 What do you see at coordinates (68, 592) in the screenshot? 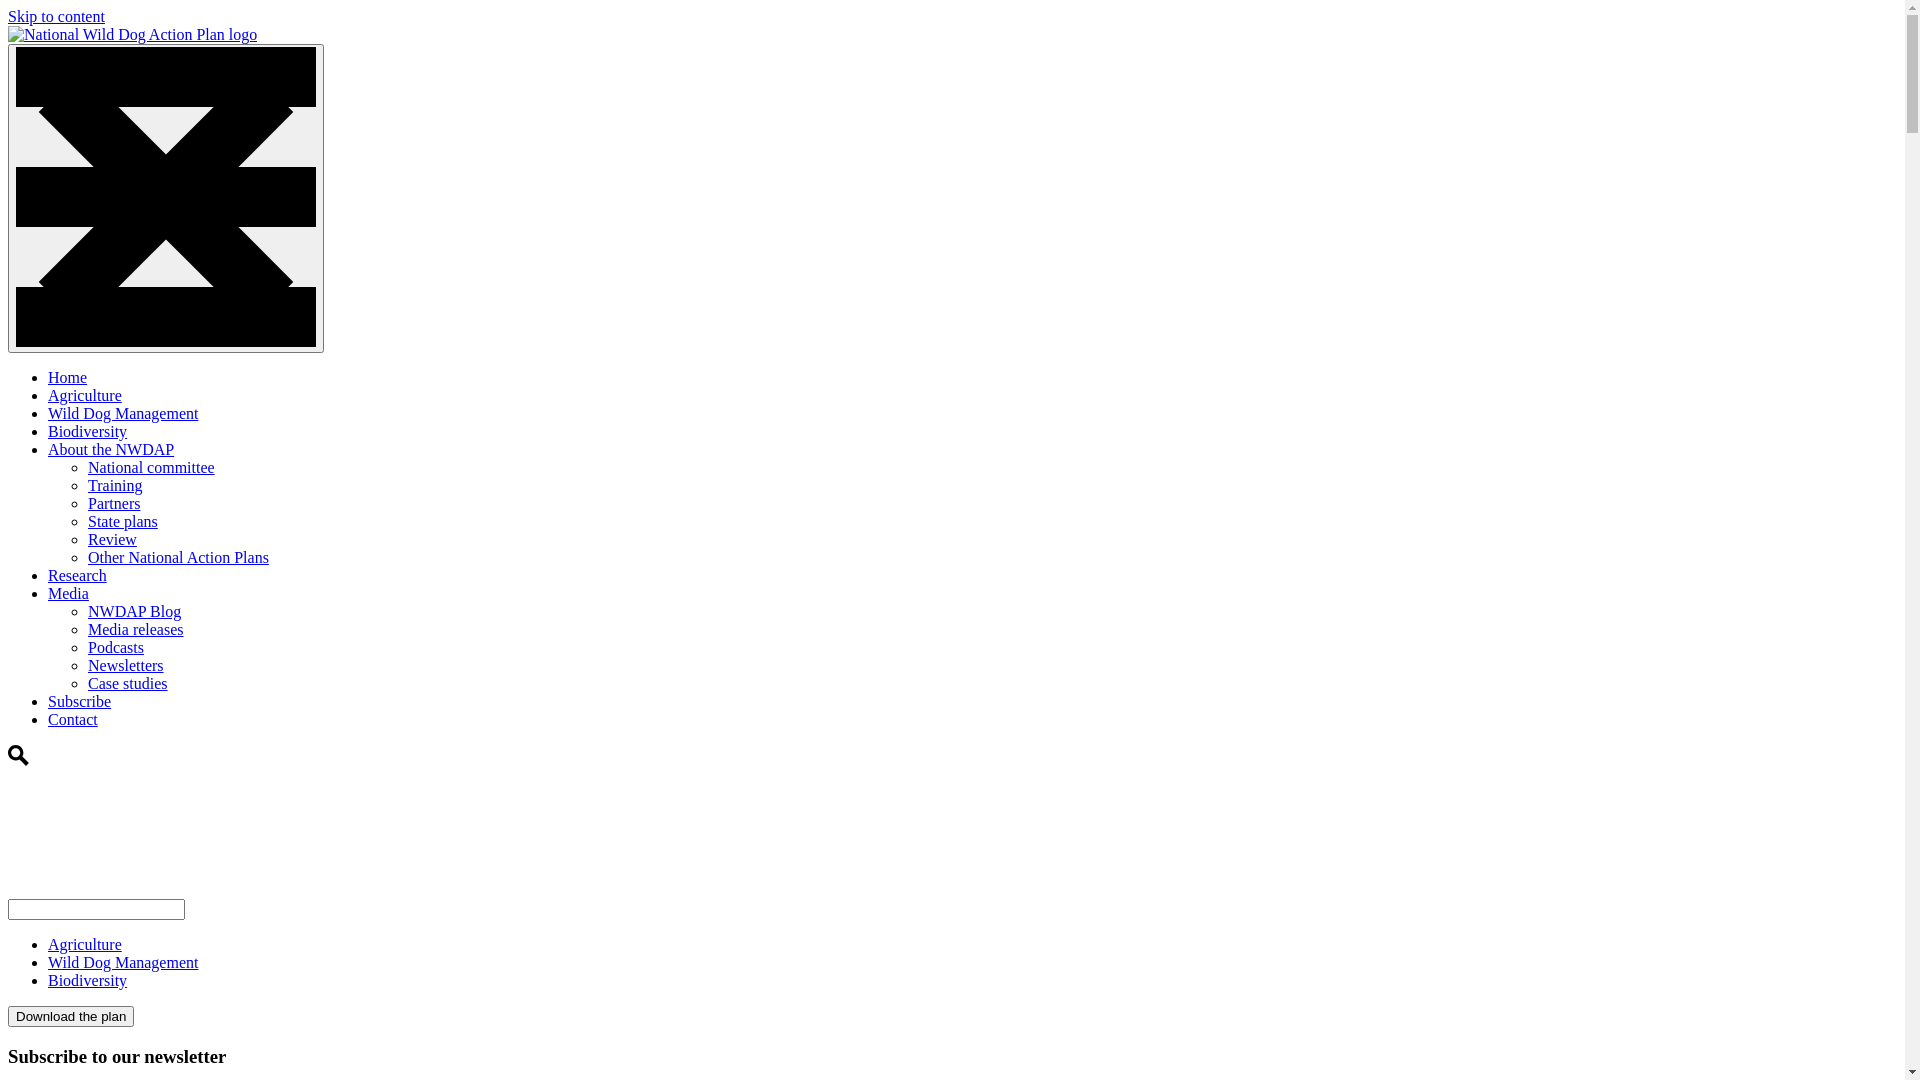
I see `'Media'` at bounding box center [68, 592].